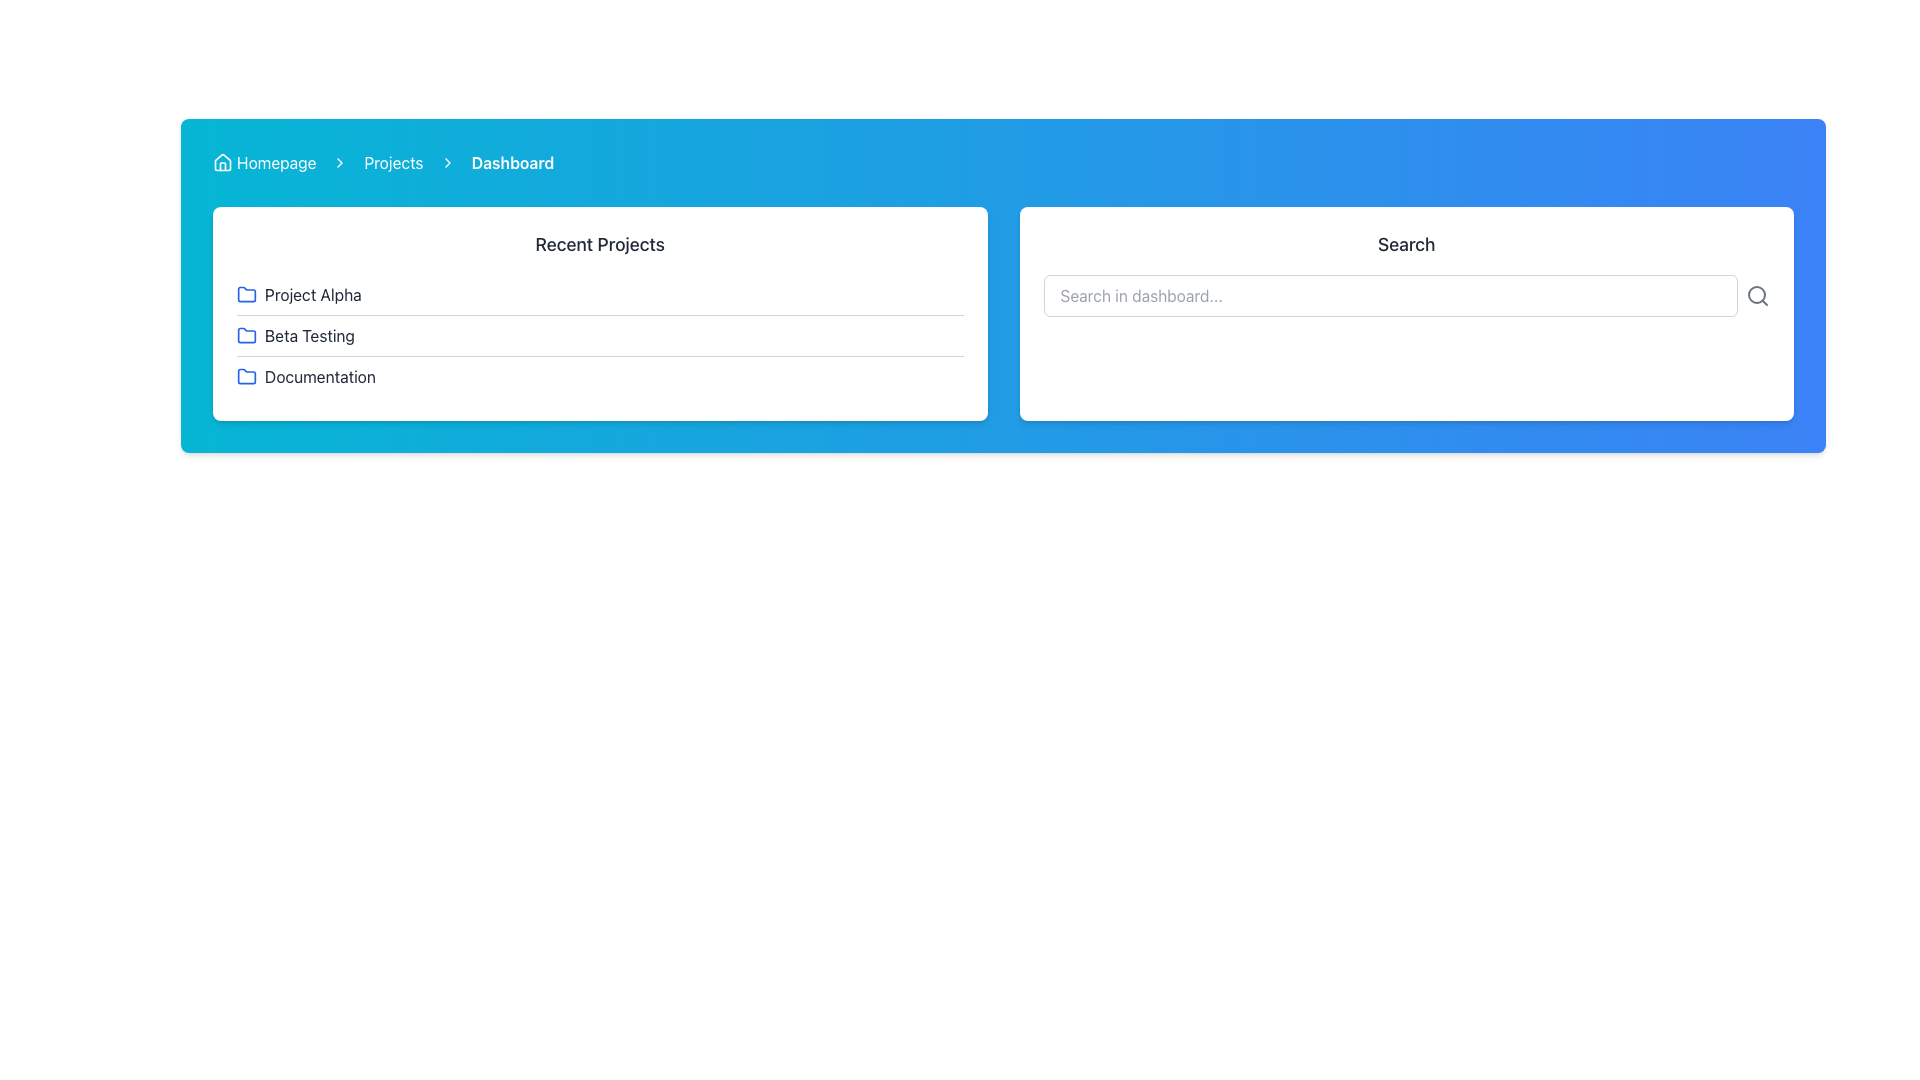  I want to click on the interactive text link labeled 'Projects' in the breadcrumb navigation bar, so click(393, 161).